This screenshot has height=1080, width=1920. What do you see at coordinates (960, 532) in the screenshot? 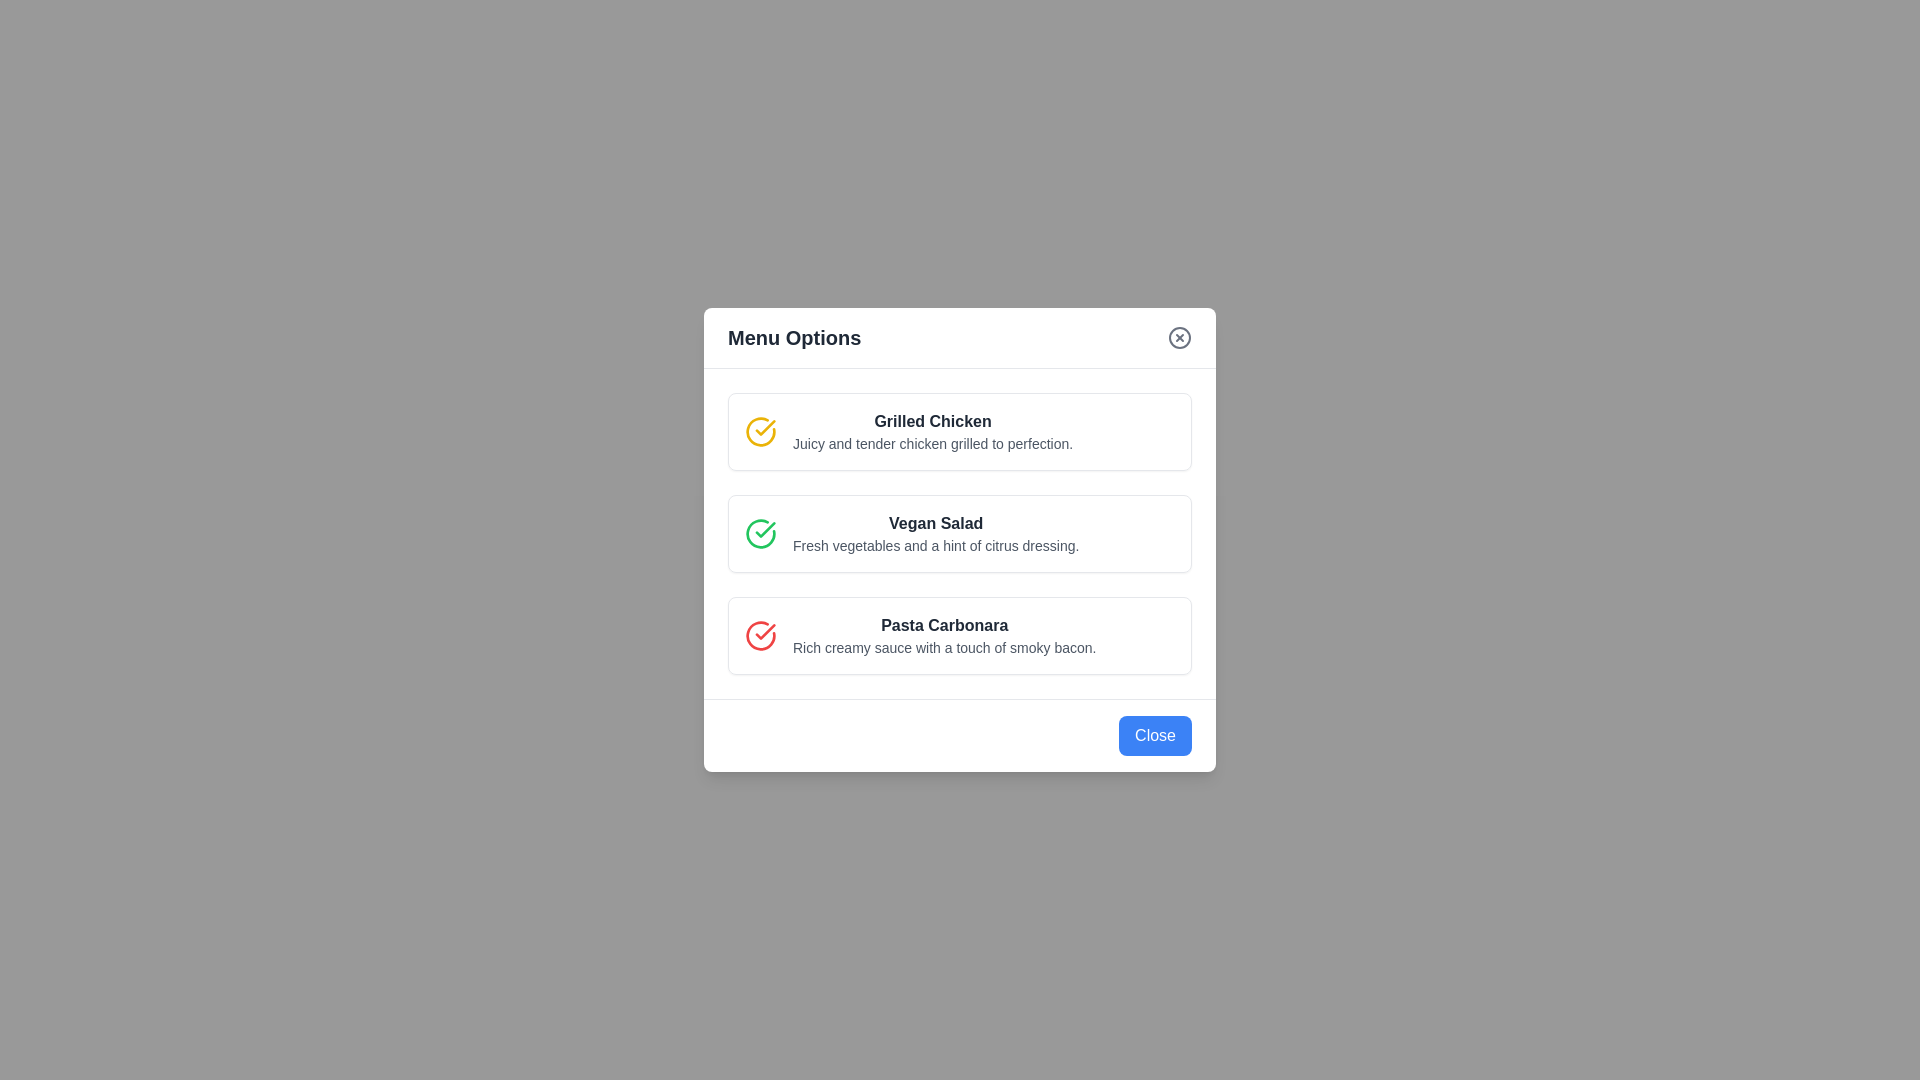
I see `the menu item Vegan Salad to select it` at bounding box center [960, 532].